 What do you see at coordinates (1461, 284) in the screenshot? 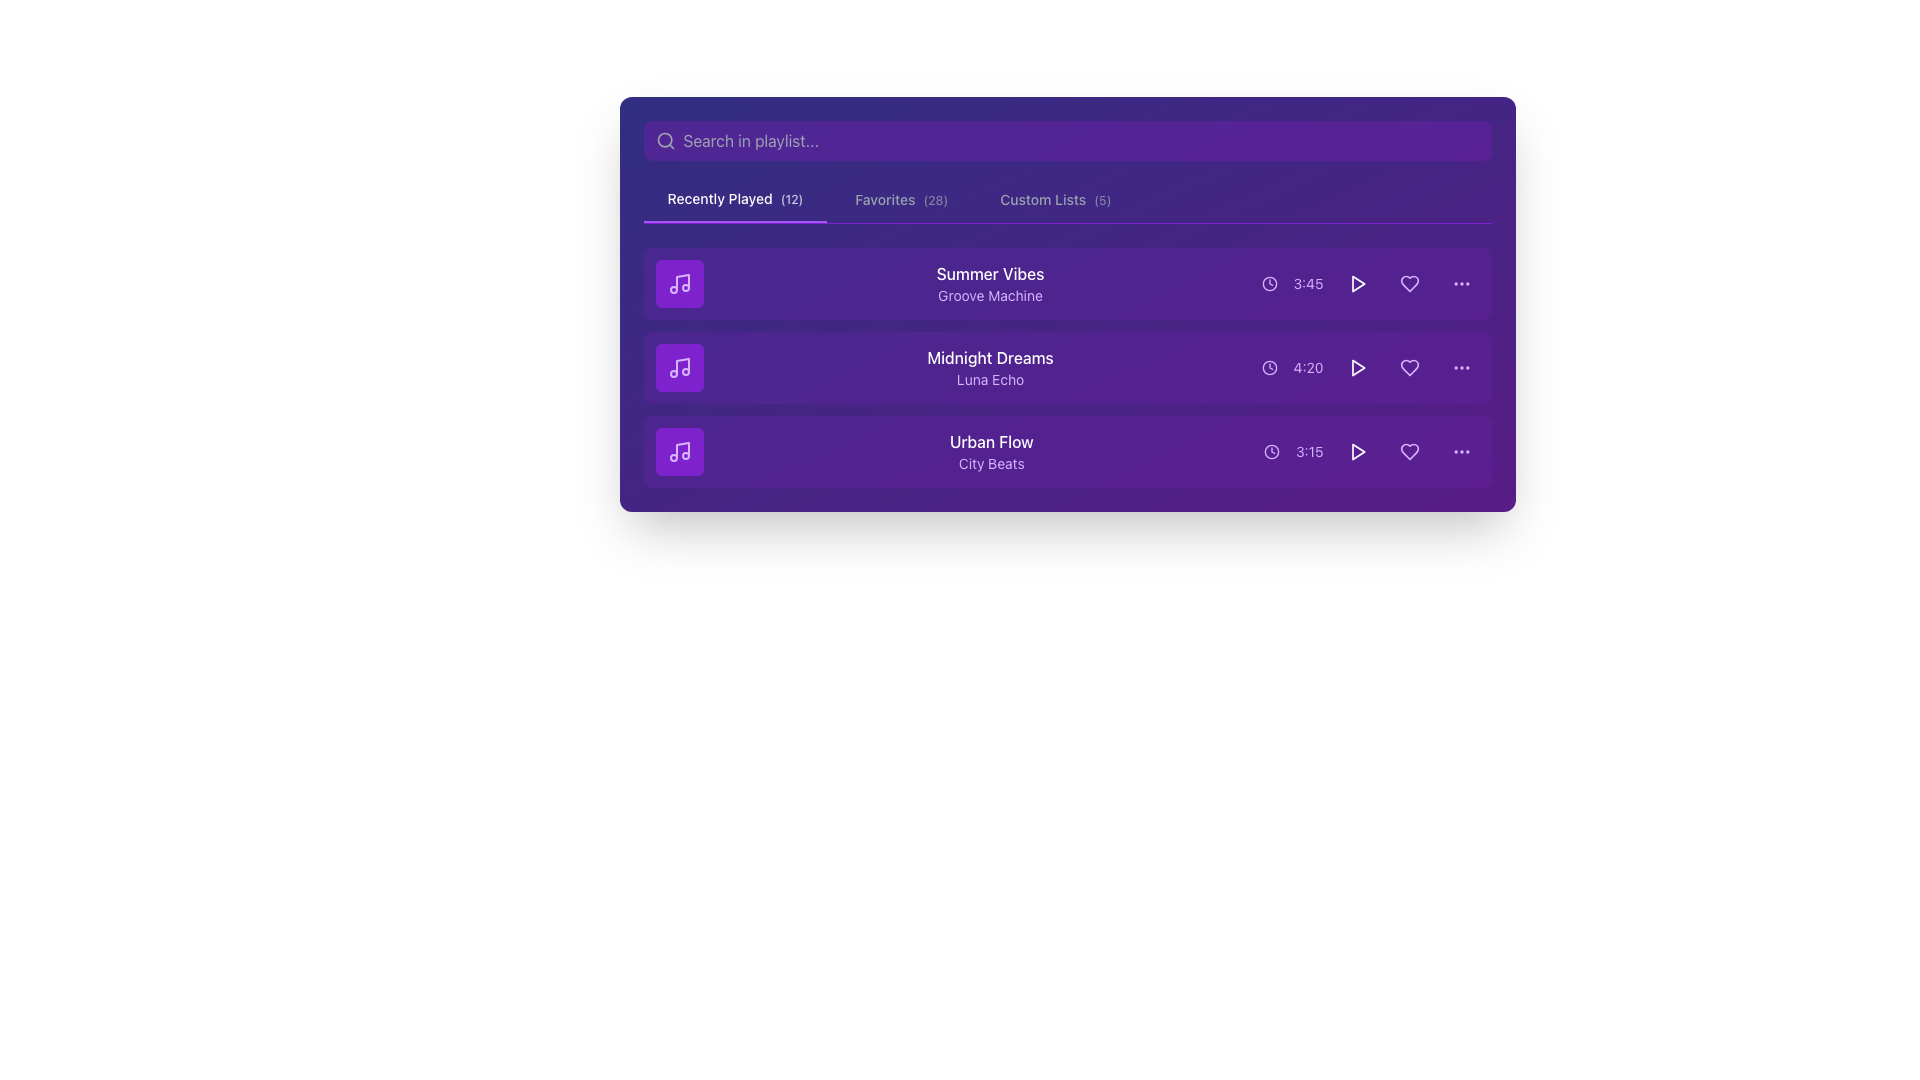
I see `the Horizontal Ellipsis Button icon, which is styled with purple dots and is located on the rightmost side of the song 'Summer Vibes' list item` at bounding box center [1461, 284].